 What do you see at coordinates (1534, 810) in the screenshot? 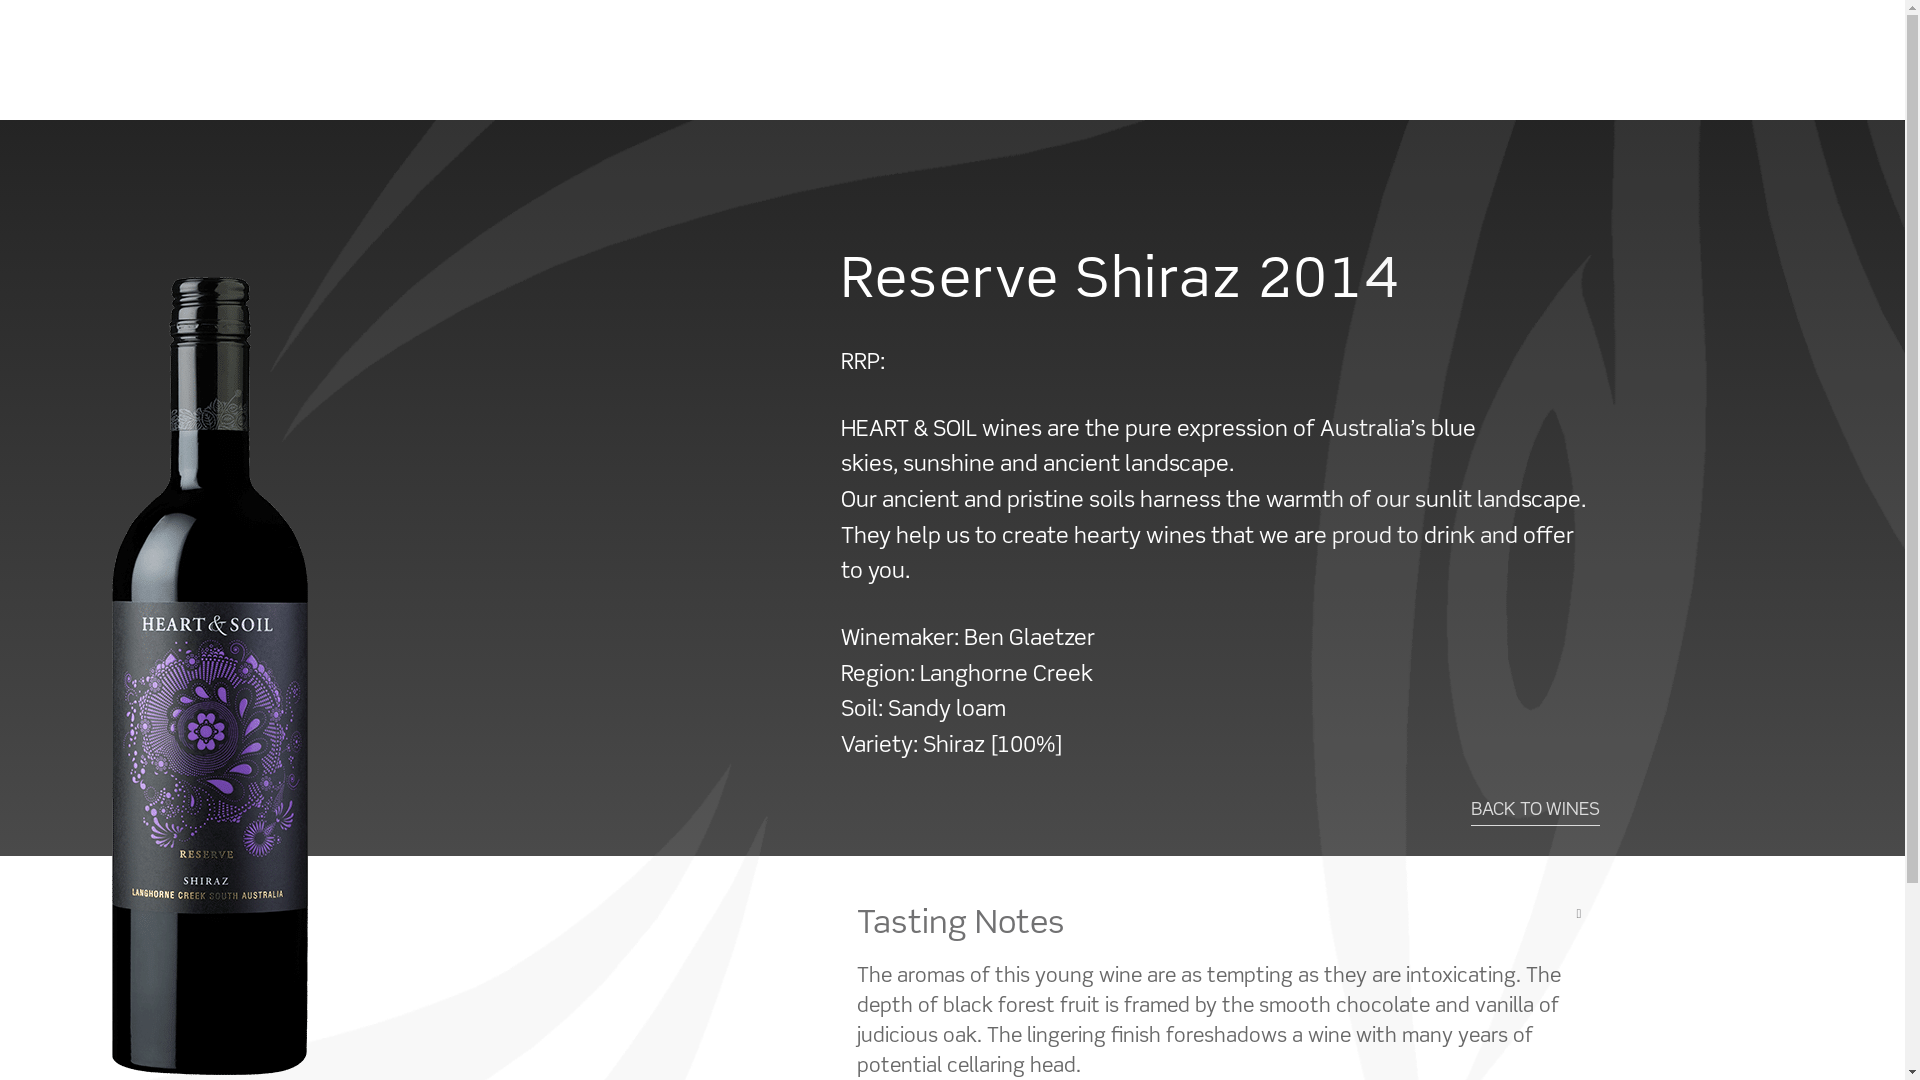
I see `'BACK TO WINES'` at bounding box center [1534, 810].